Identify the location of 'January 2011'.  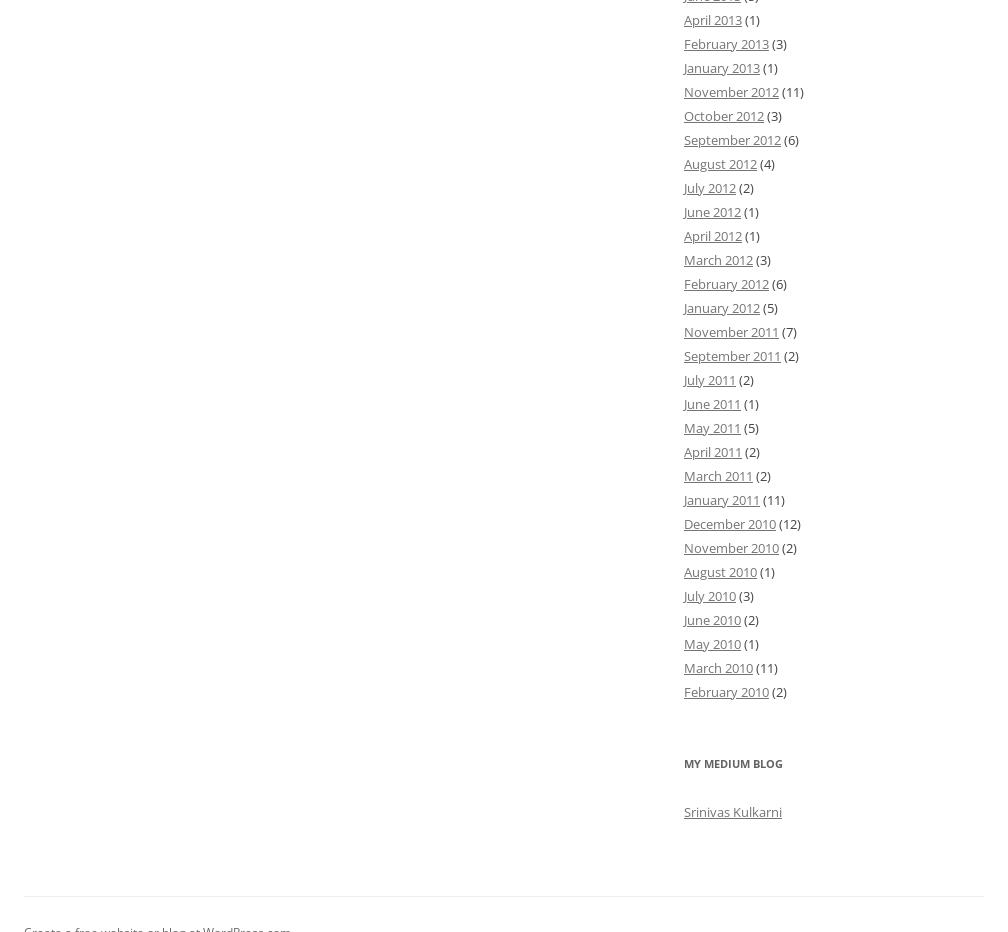
(722, 497).